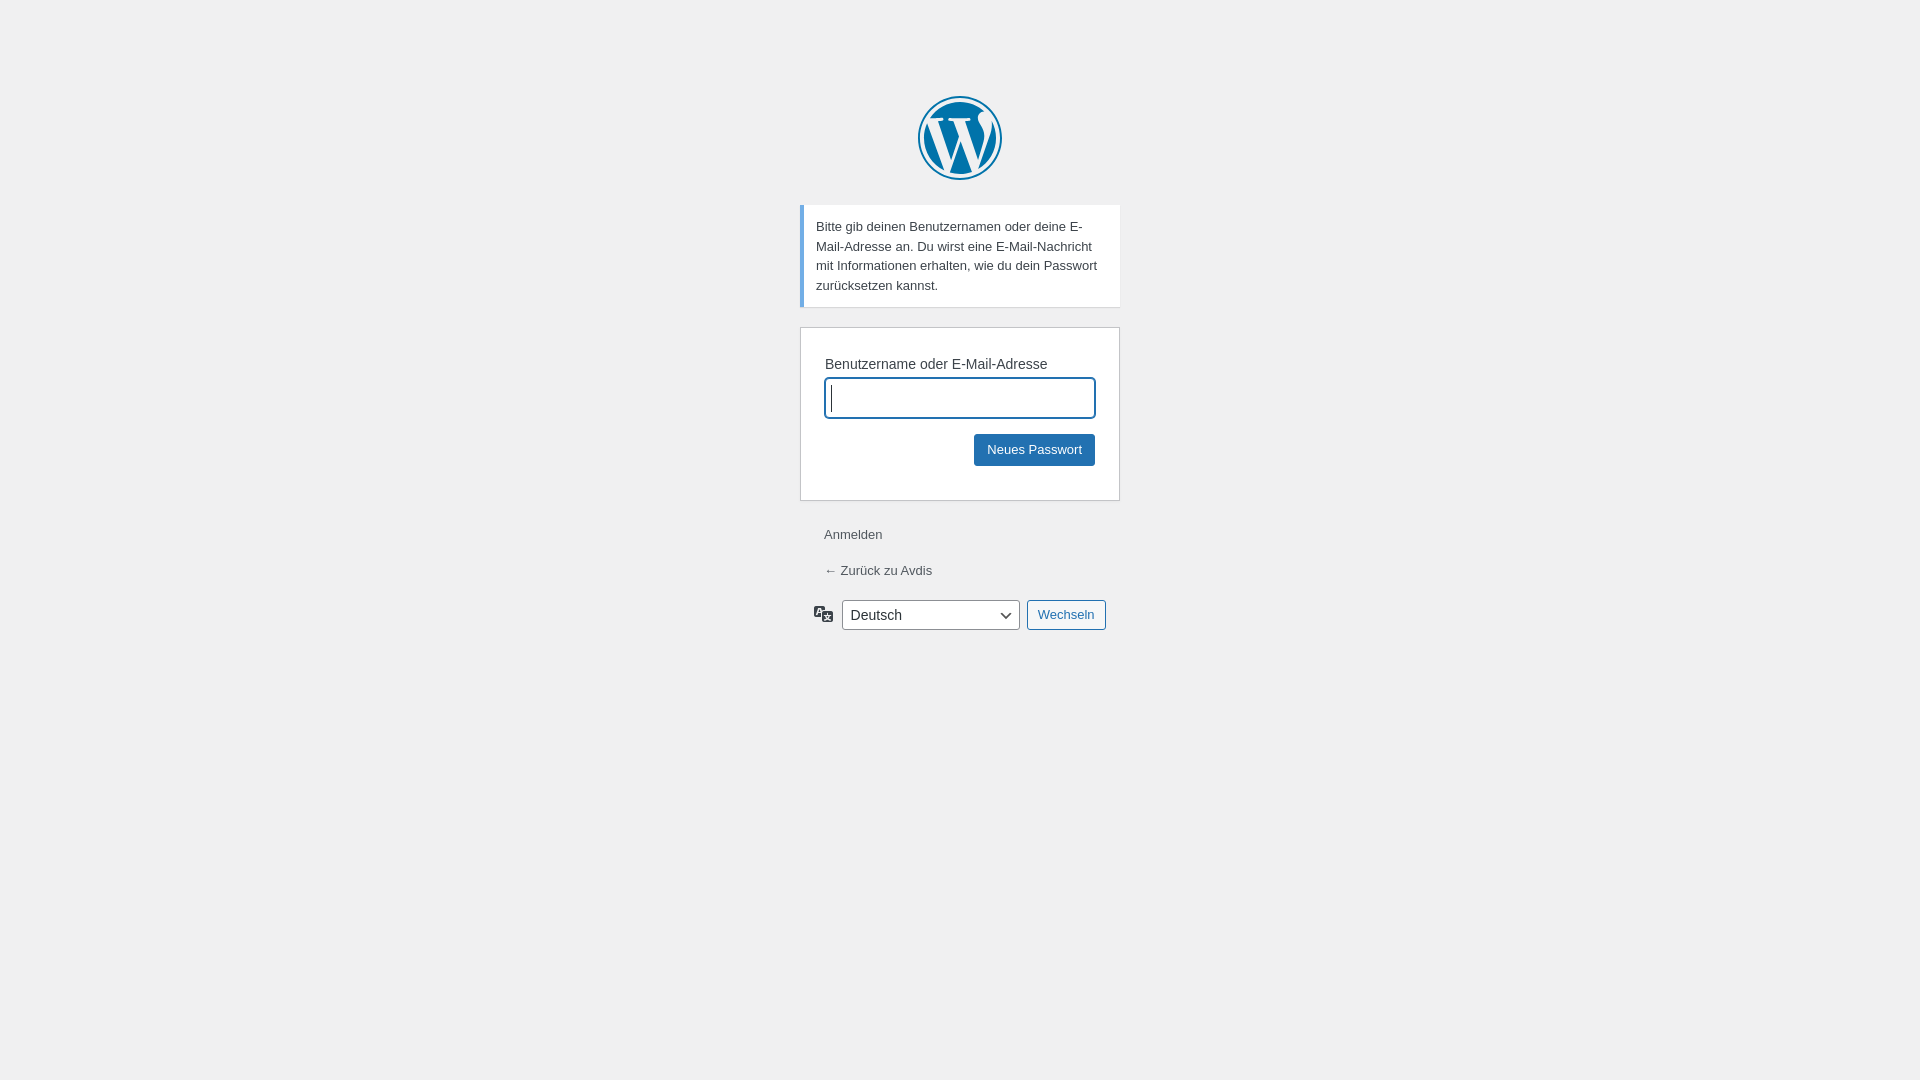  What do you see at coordinates (853, 533) in the screenshot?
I see `'Anmelden'` at bounding box center [853, 533].